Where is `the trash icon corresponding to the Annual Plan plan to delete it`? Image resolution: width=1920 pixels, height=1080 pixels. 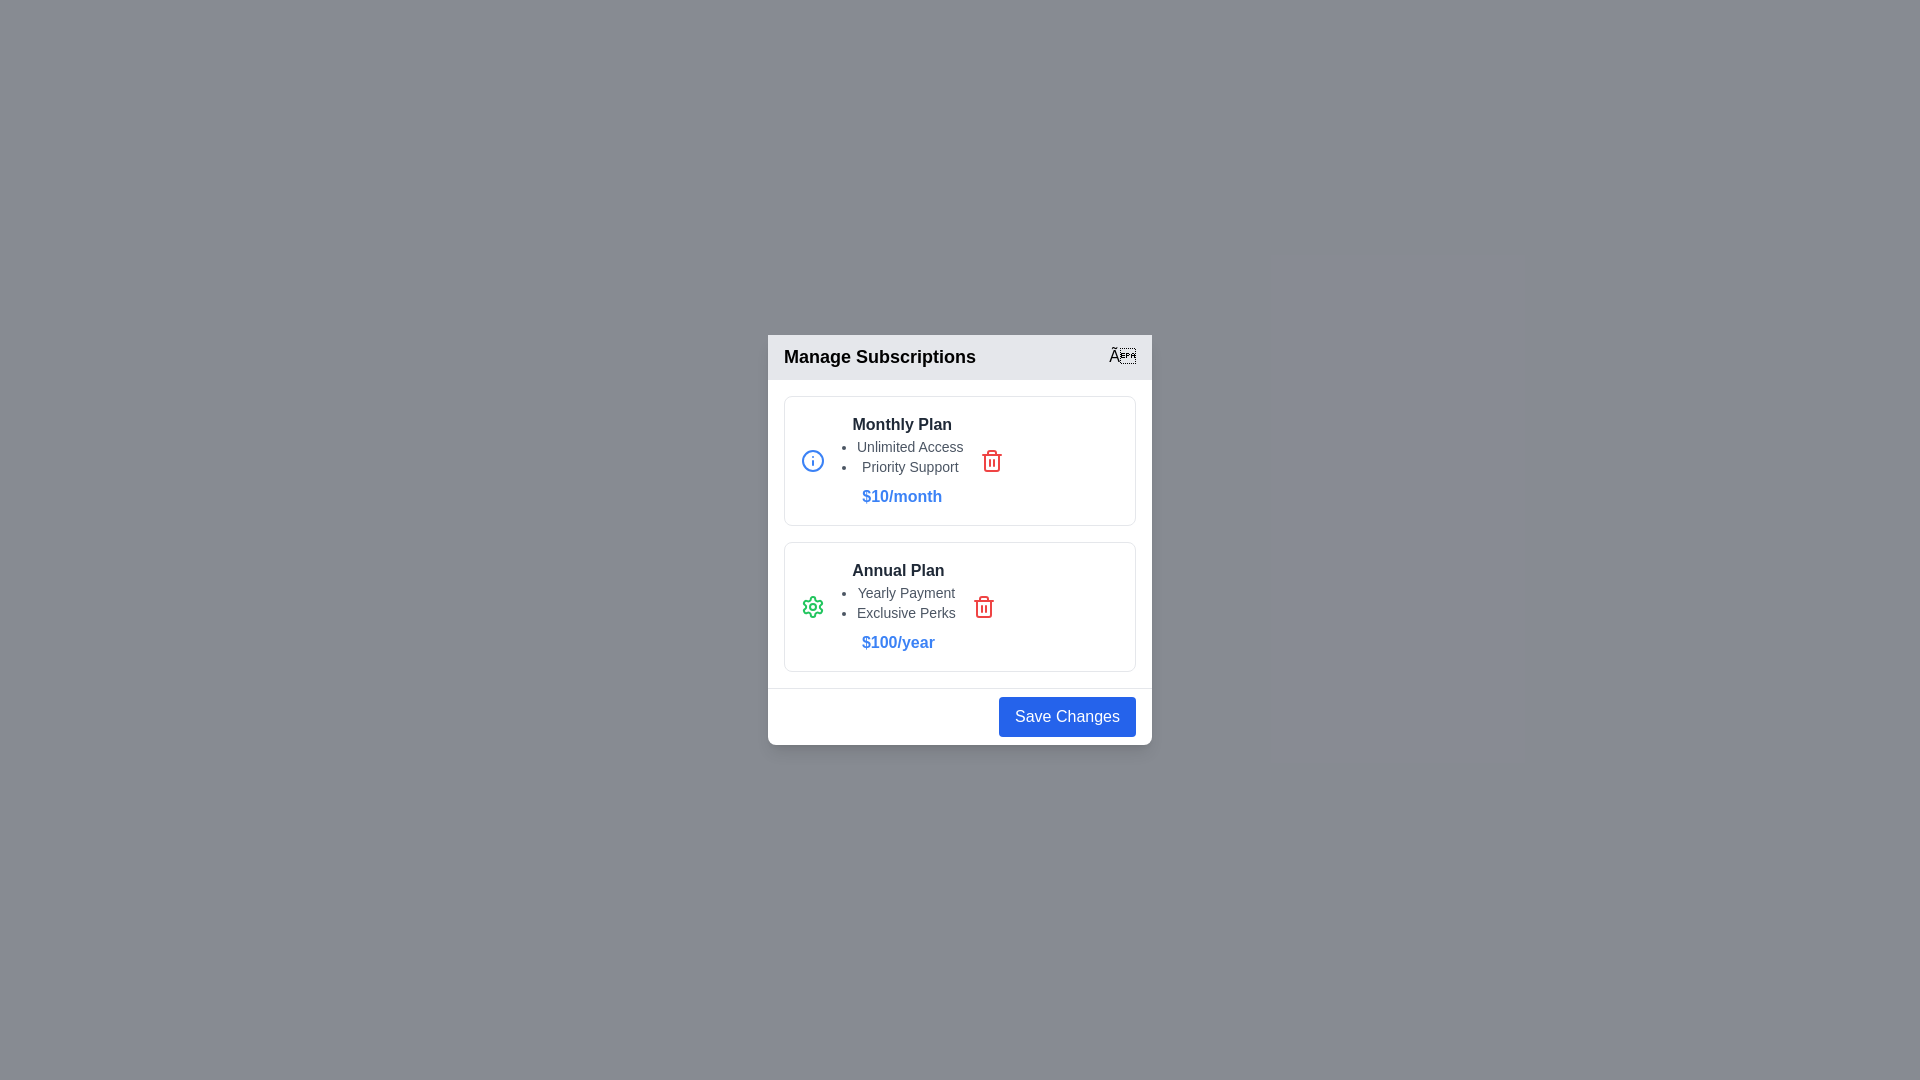
the trash icon corresponding to the Annual Plan plan to delete it is located at coordinates (983, 605).